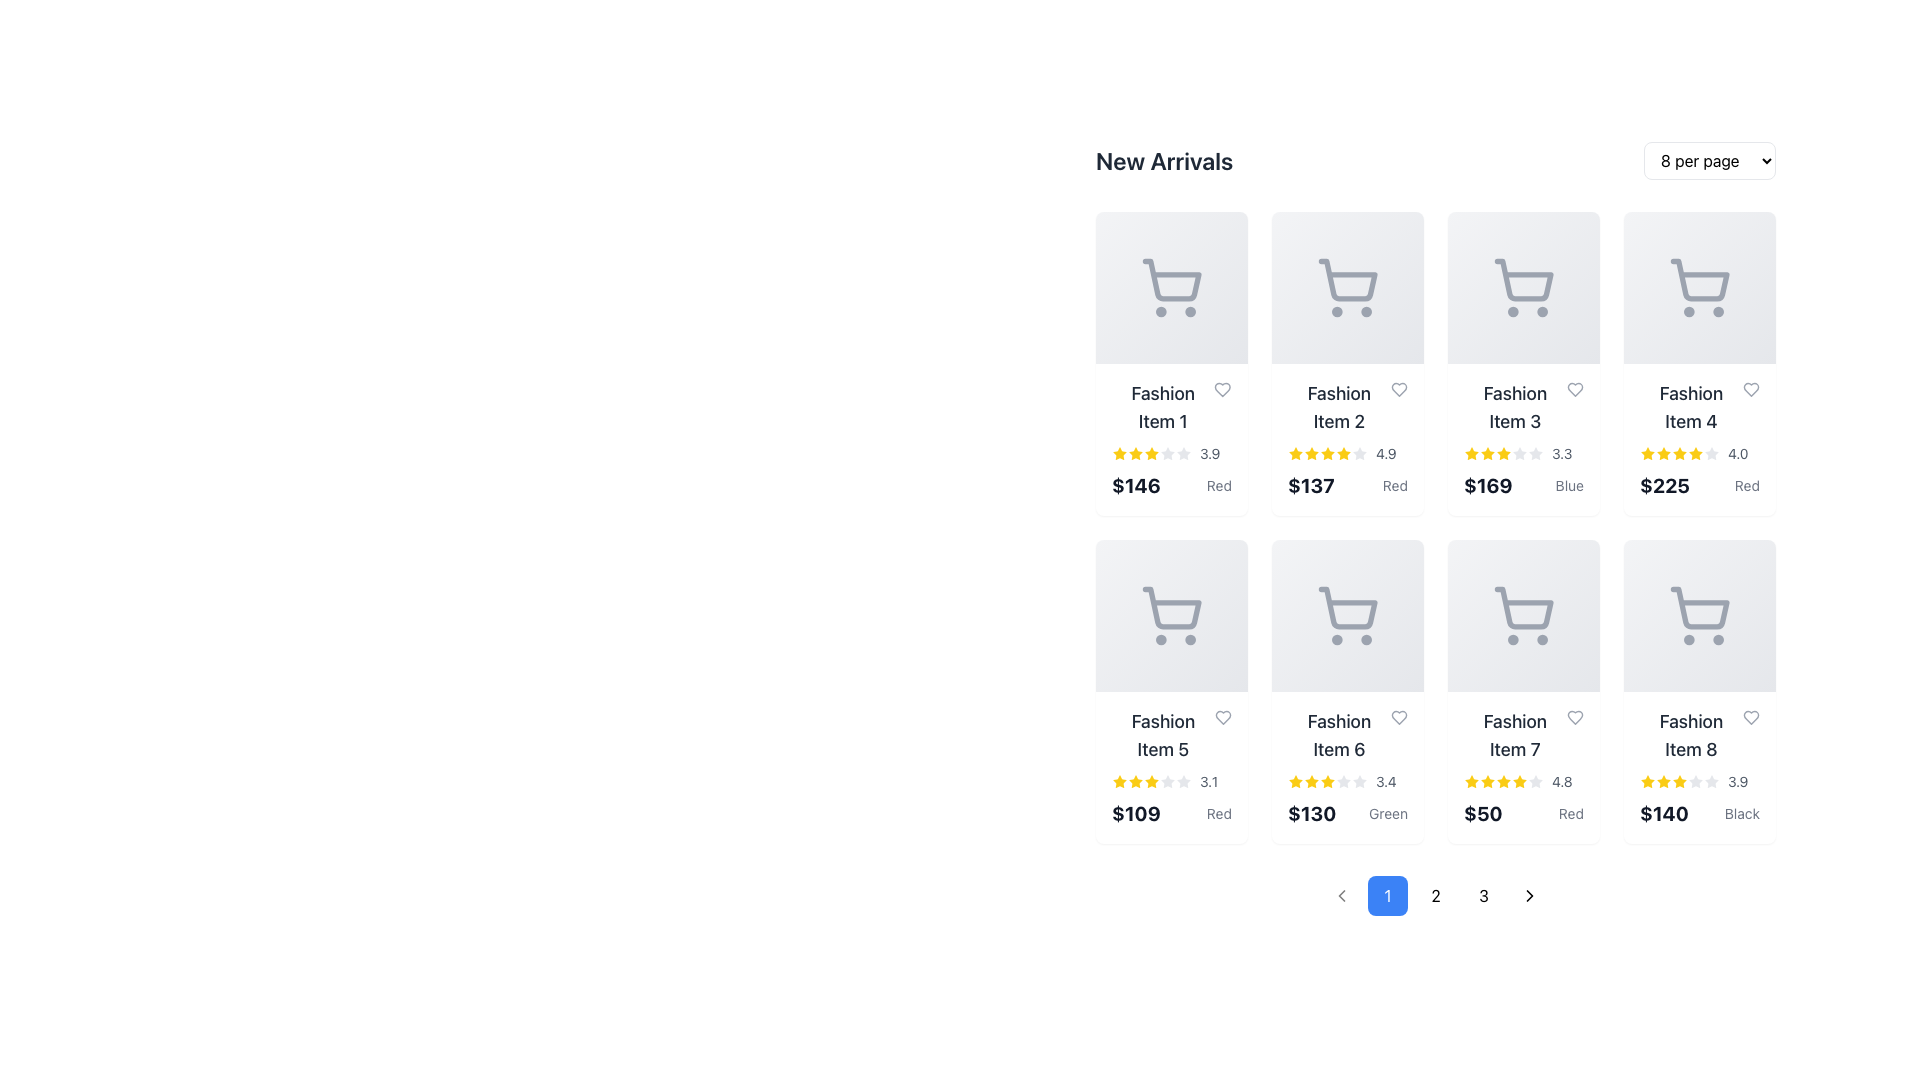 The image size is (1920, 1080). Describe the element at coordinates (1568, 486) in the screenshot. I see `the text label reading 'Blue' located within the product card of 'Fashion Item 3' next to the price text ('$169')` at that location.